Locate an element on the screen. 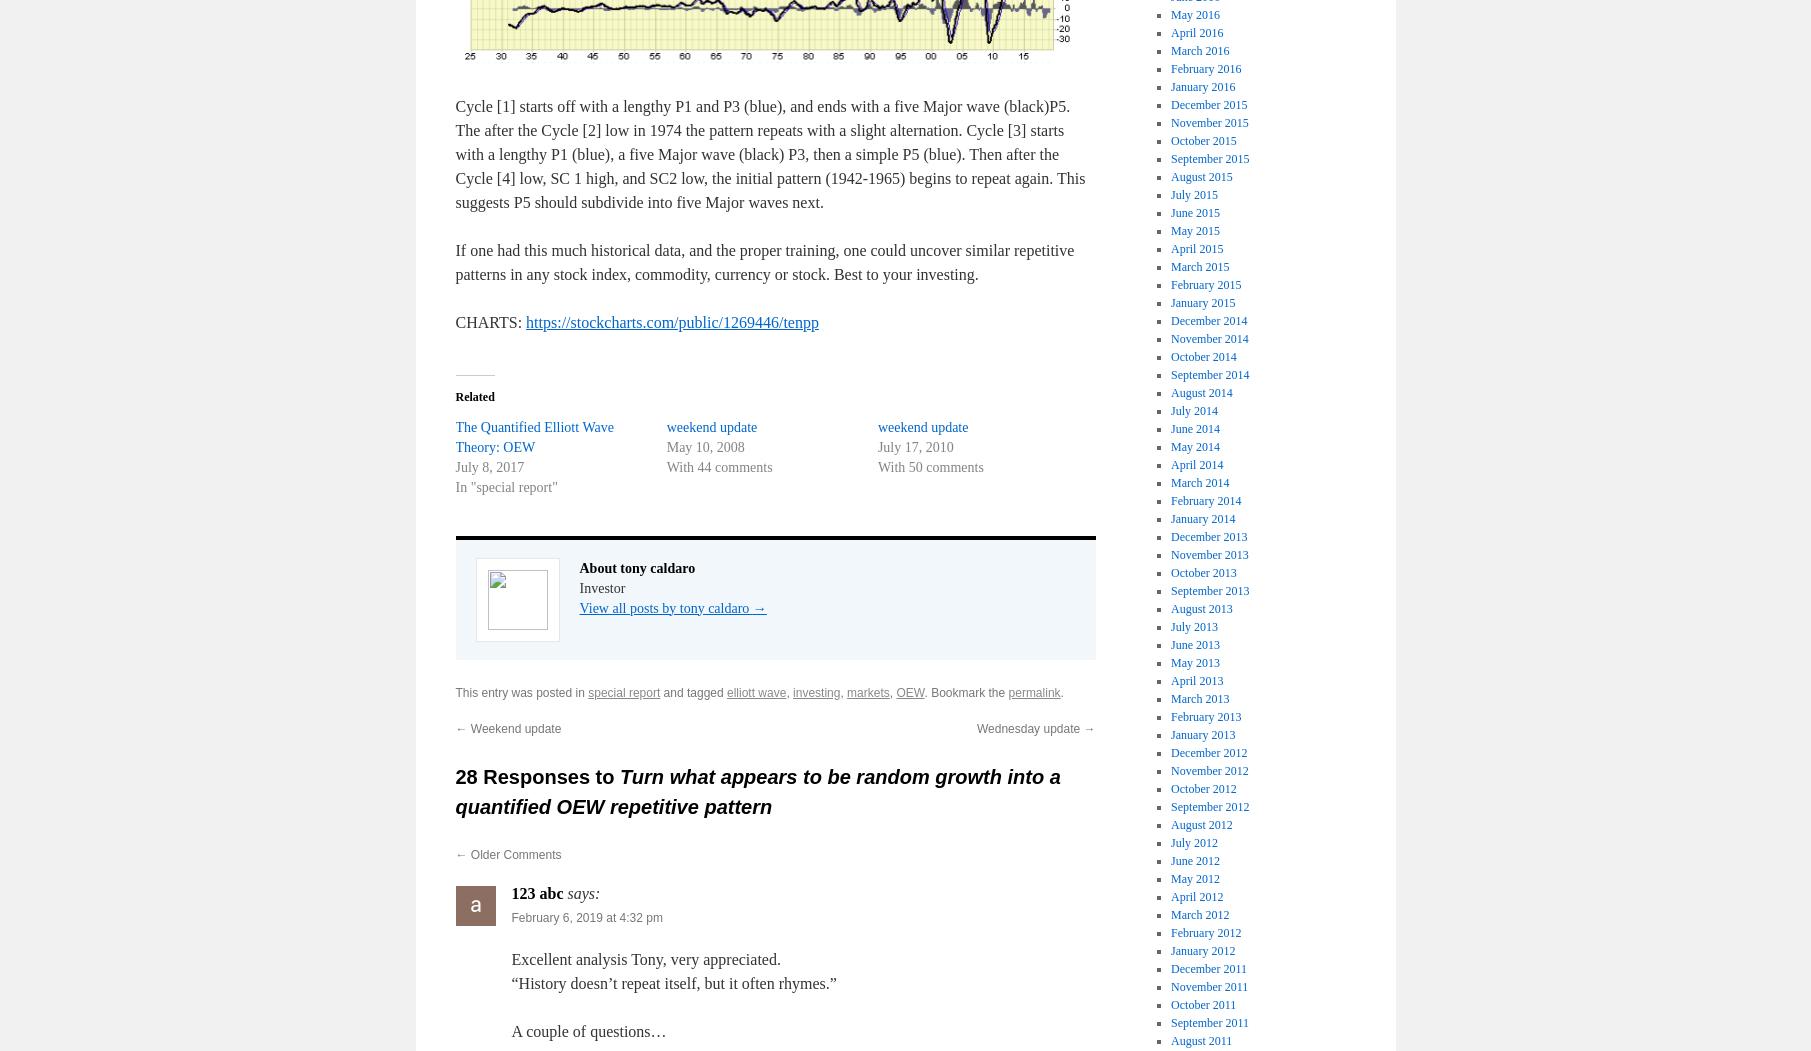 This screenshot has width=1811, height=1051. 'May 2015' is located at coordinates (1169, 228).